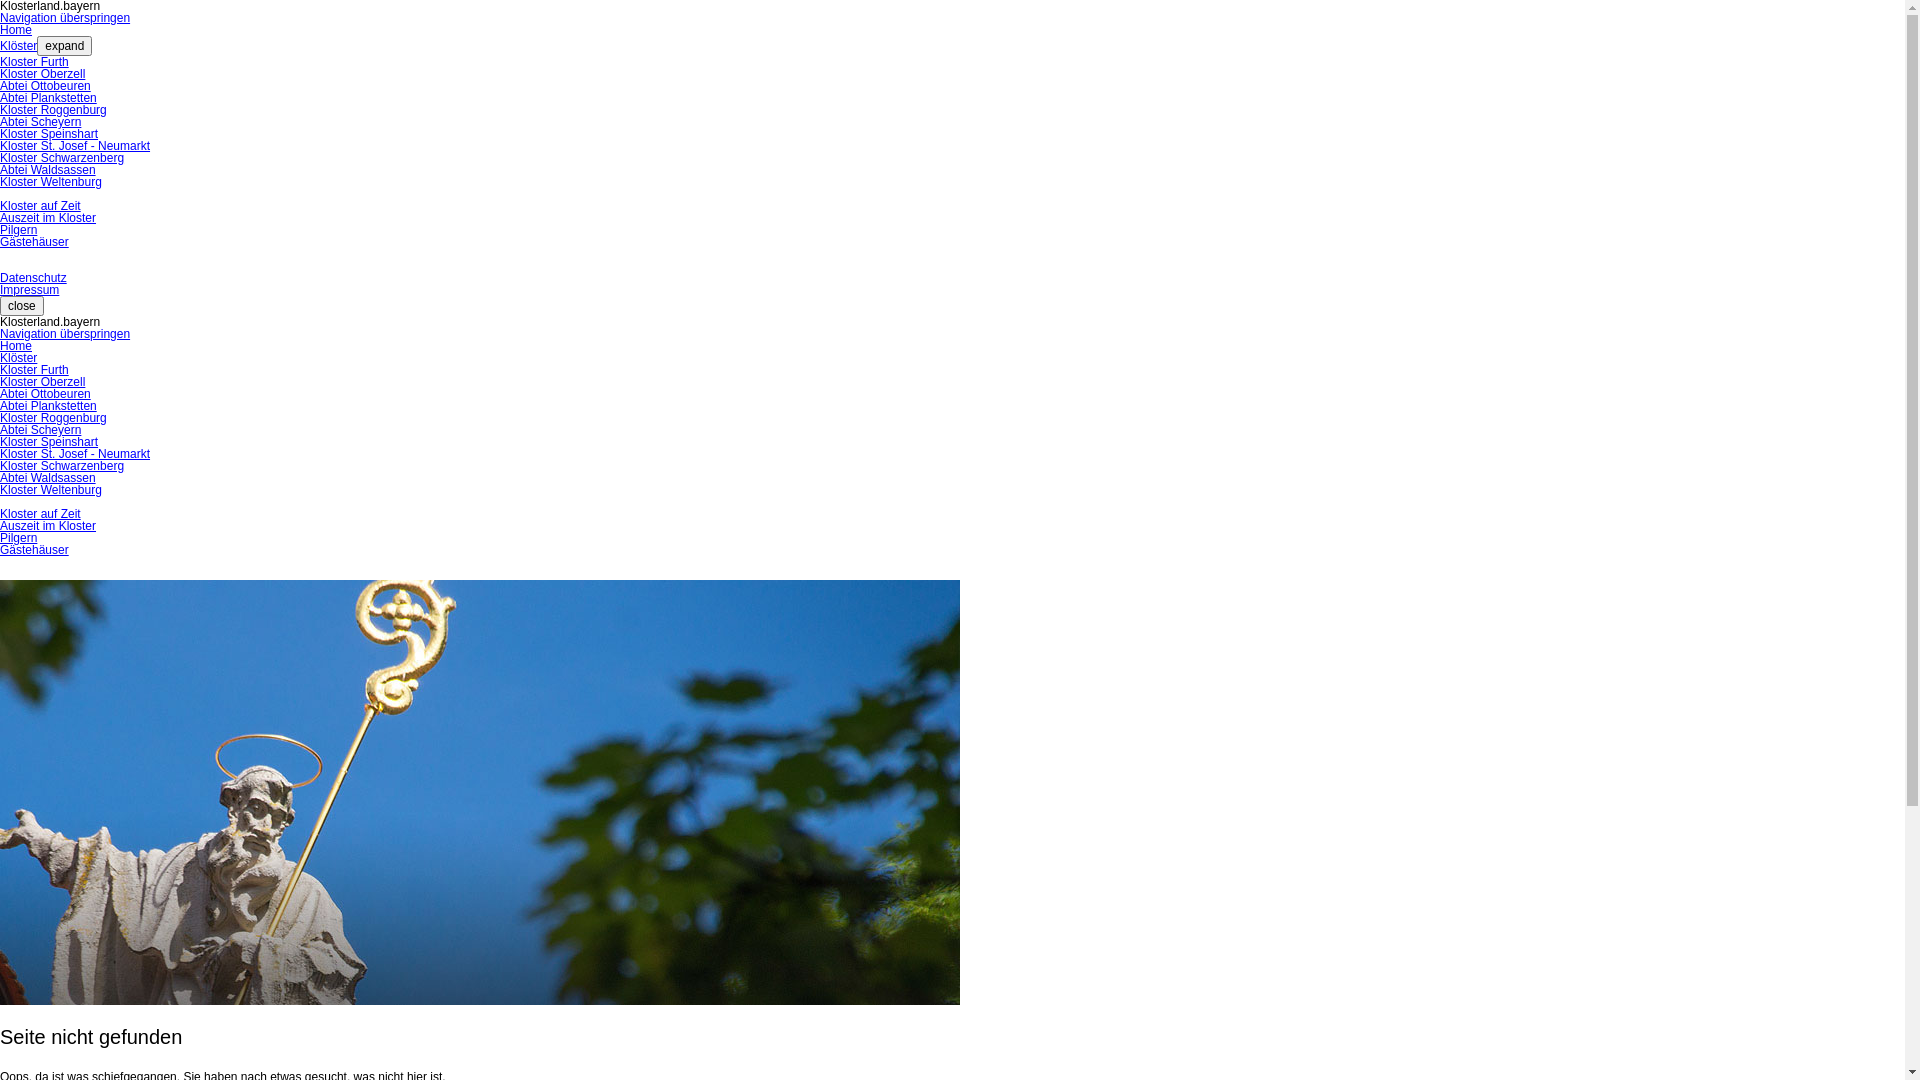  Describe the element at coordinates (0, 157) in the screenshot. I see `'Kloster Schwarzenberg'` at that location.